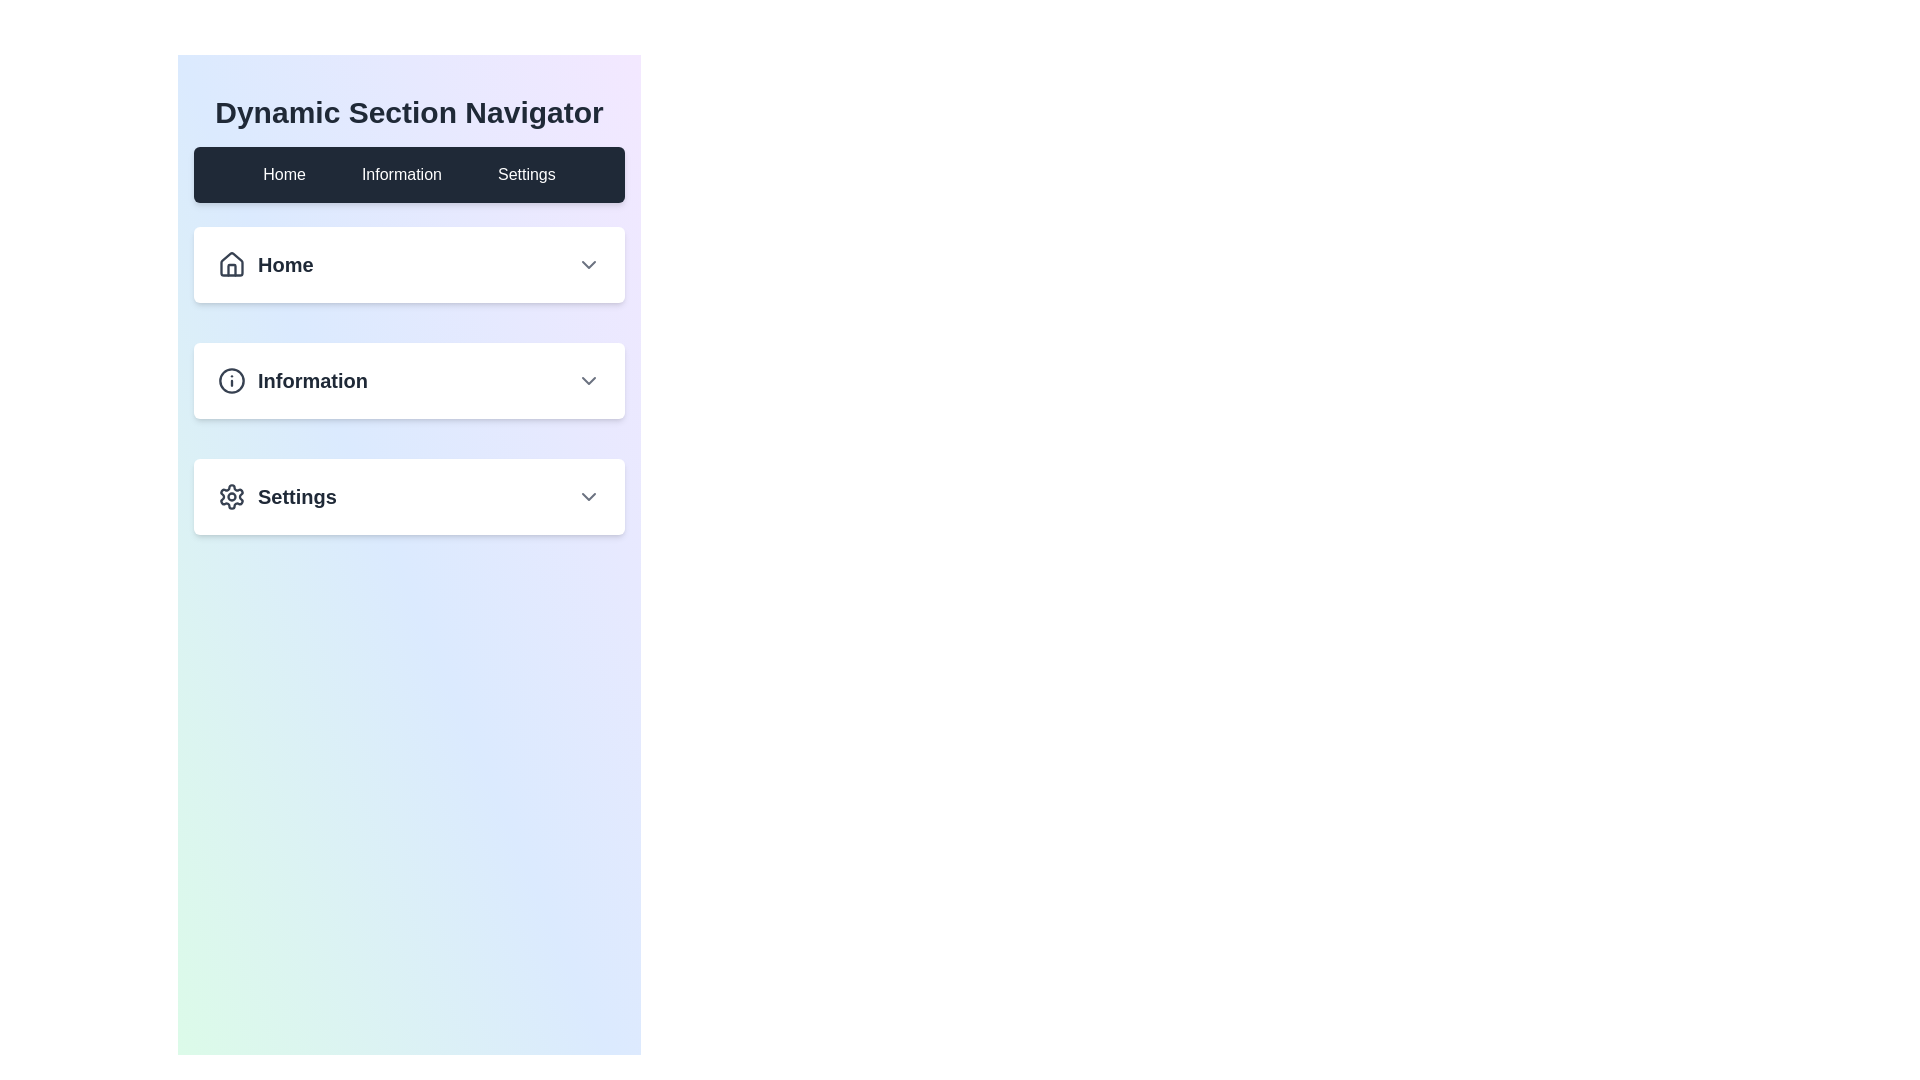  I want to click on the Icon button that serves as a visual indicator for accessing settings functionalities, located in the 'Settings' section adjacent to the 'Settings' label, so click(231, 496).